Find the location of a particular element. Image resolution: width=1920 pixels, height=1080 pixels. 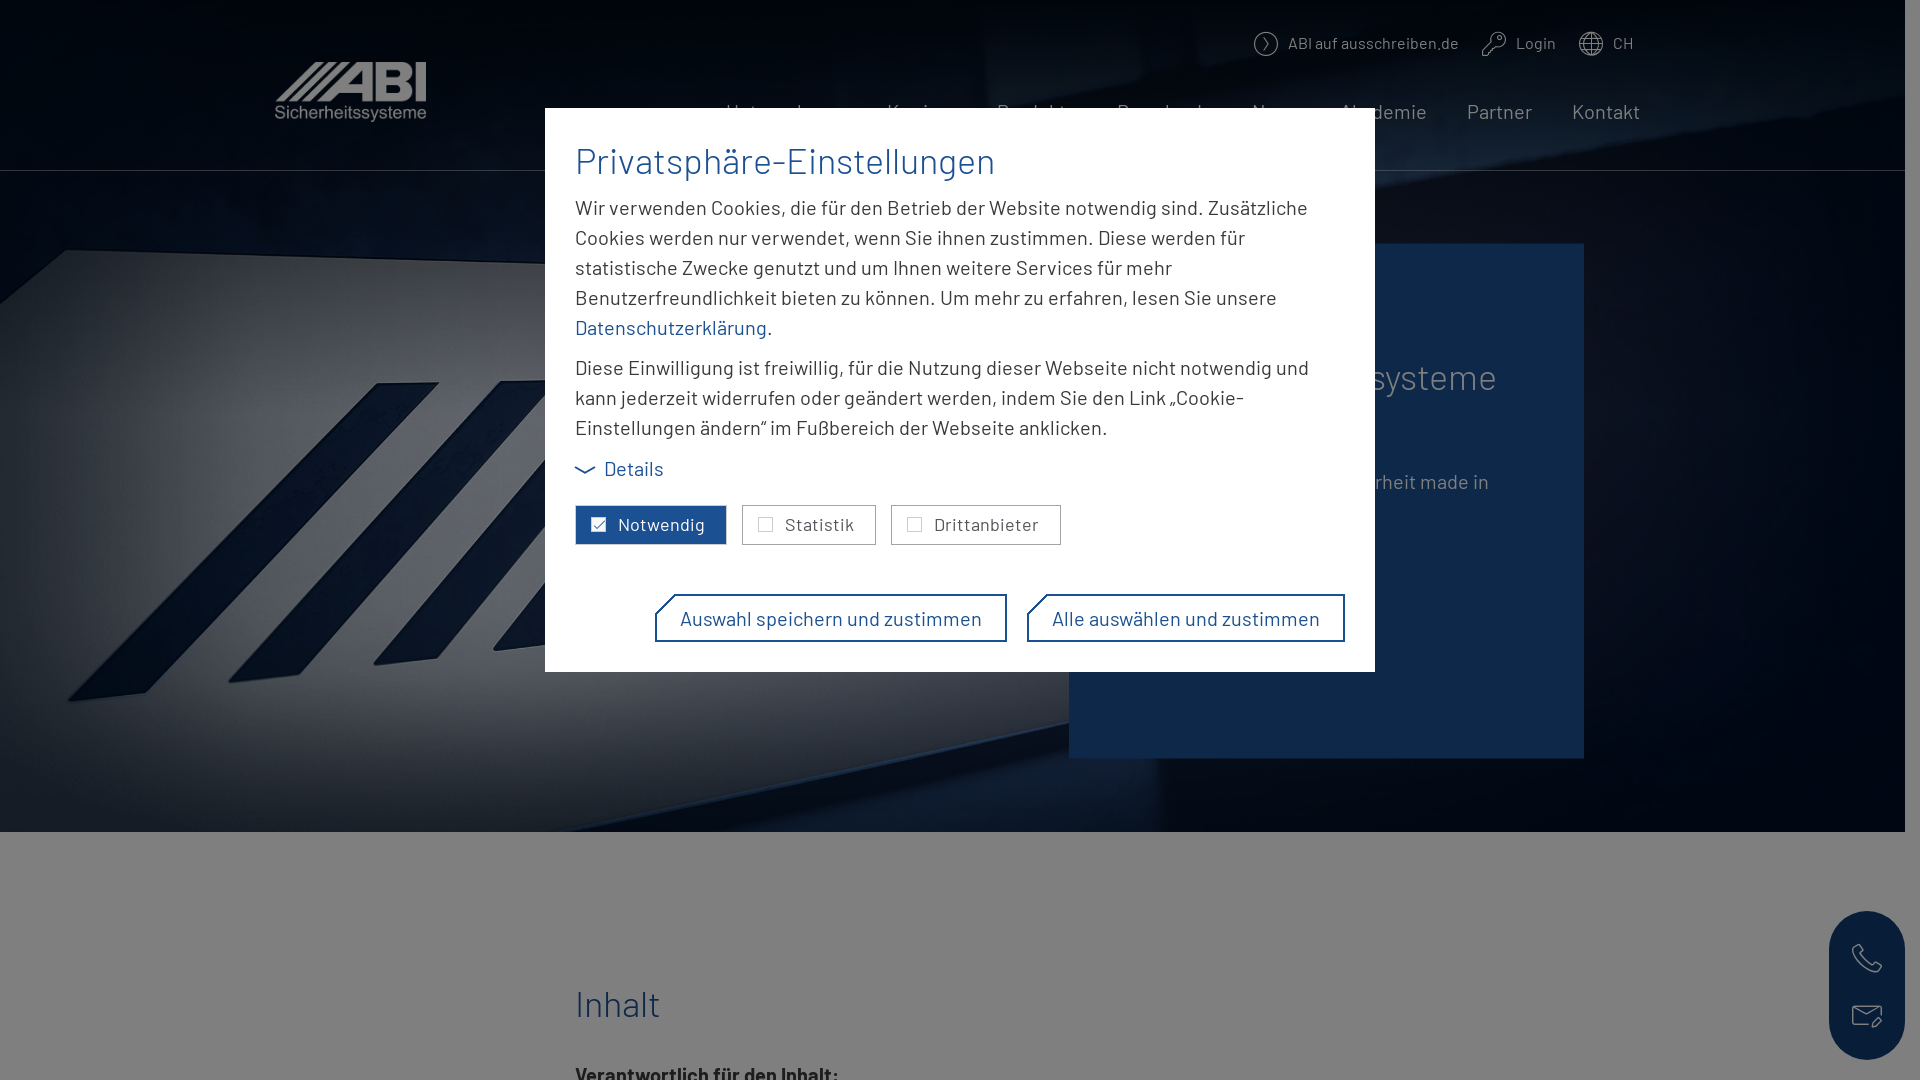

'CH' is located at coordinates (1578, 42).